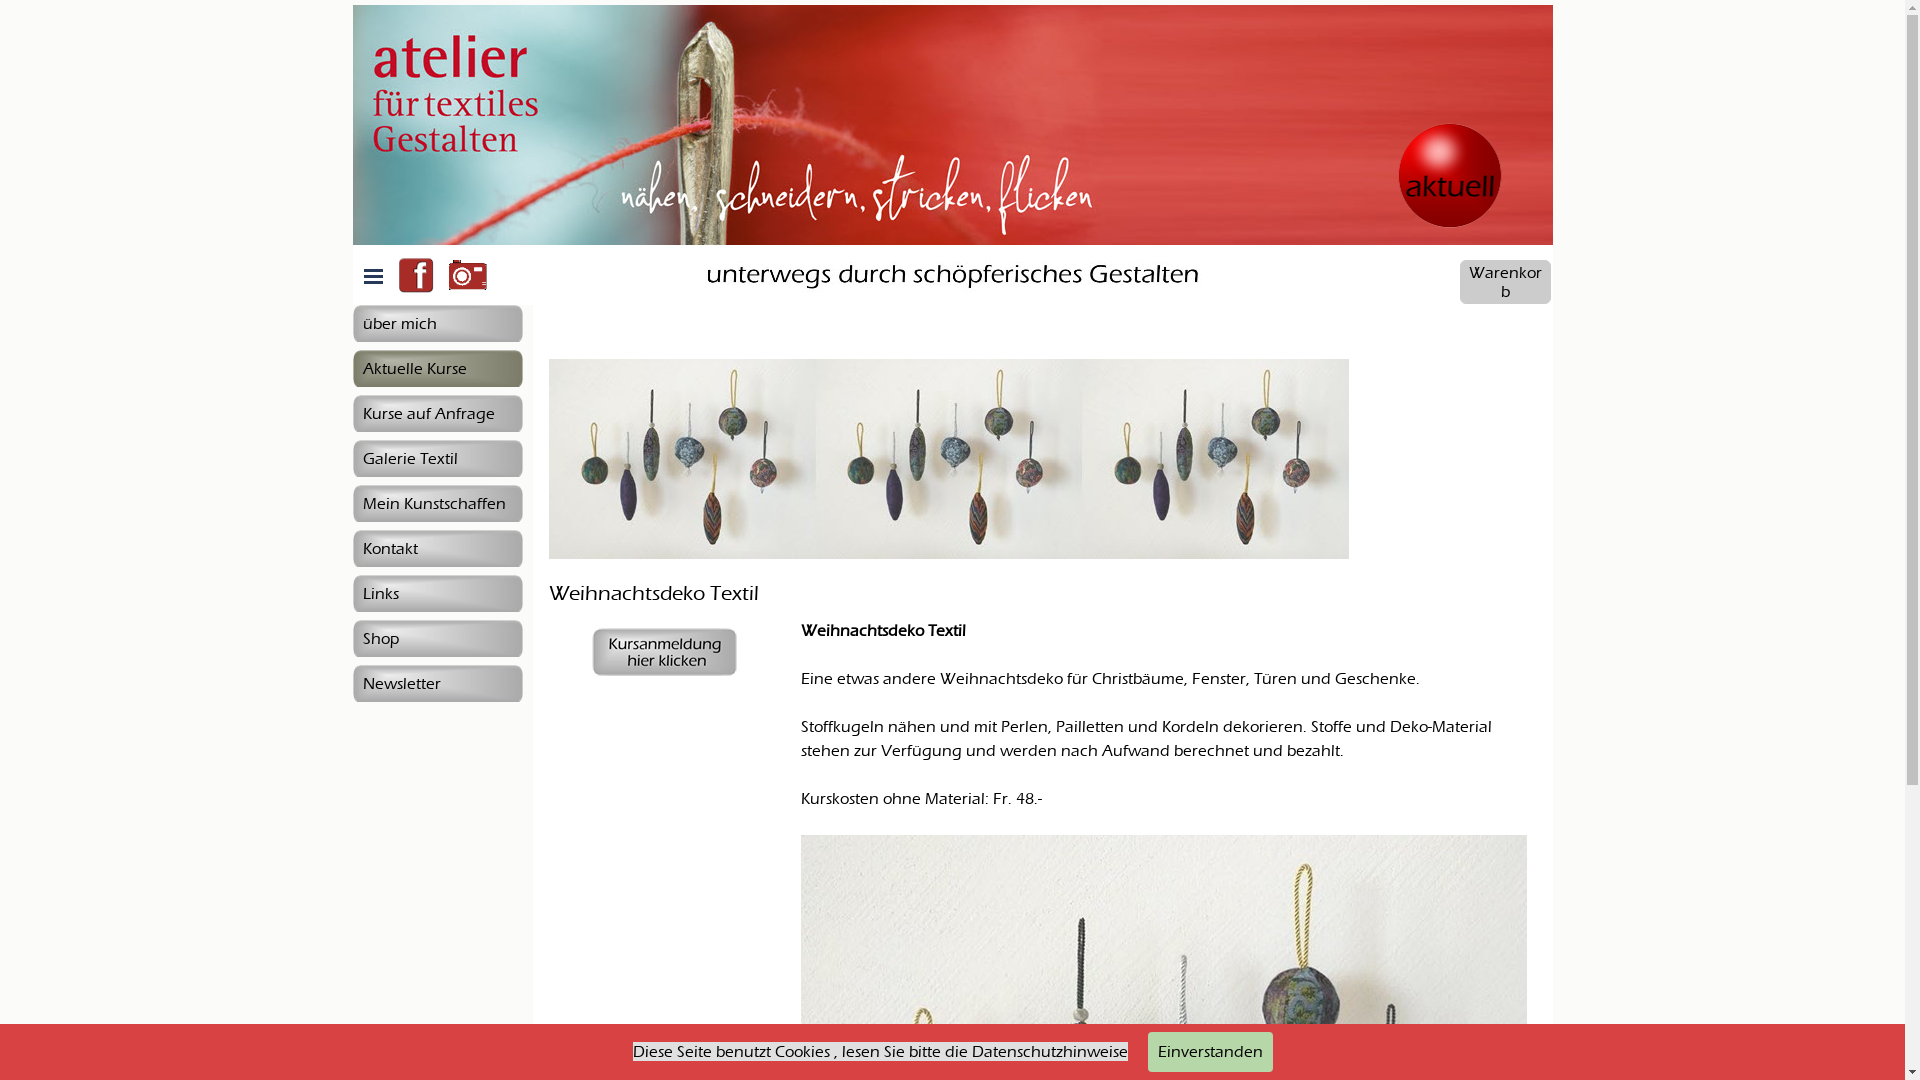 This screenshot has width=1920, height=1080. What do you see at coordinates (435, 502) in the screenshot?
I see `'Mein Kunstschaffen'` at bounding box center [435, 502].